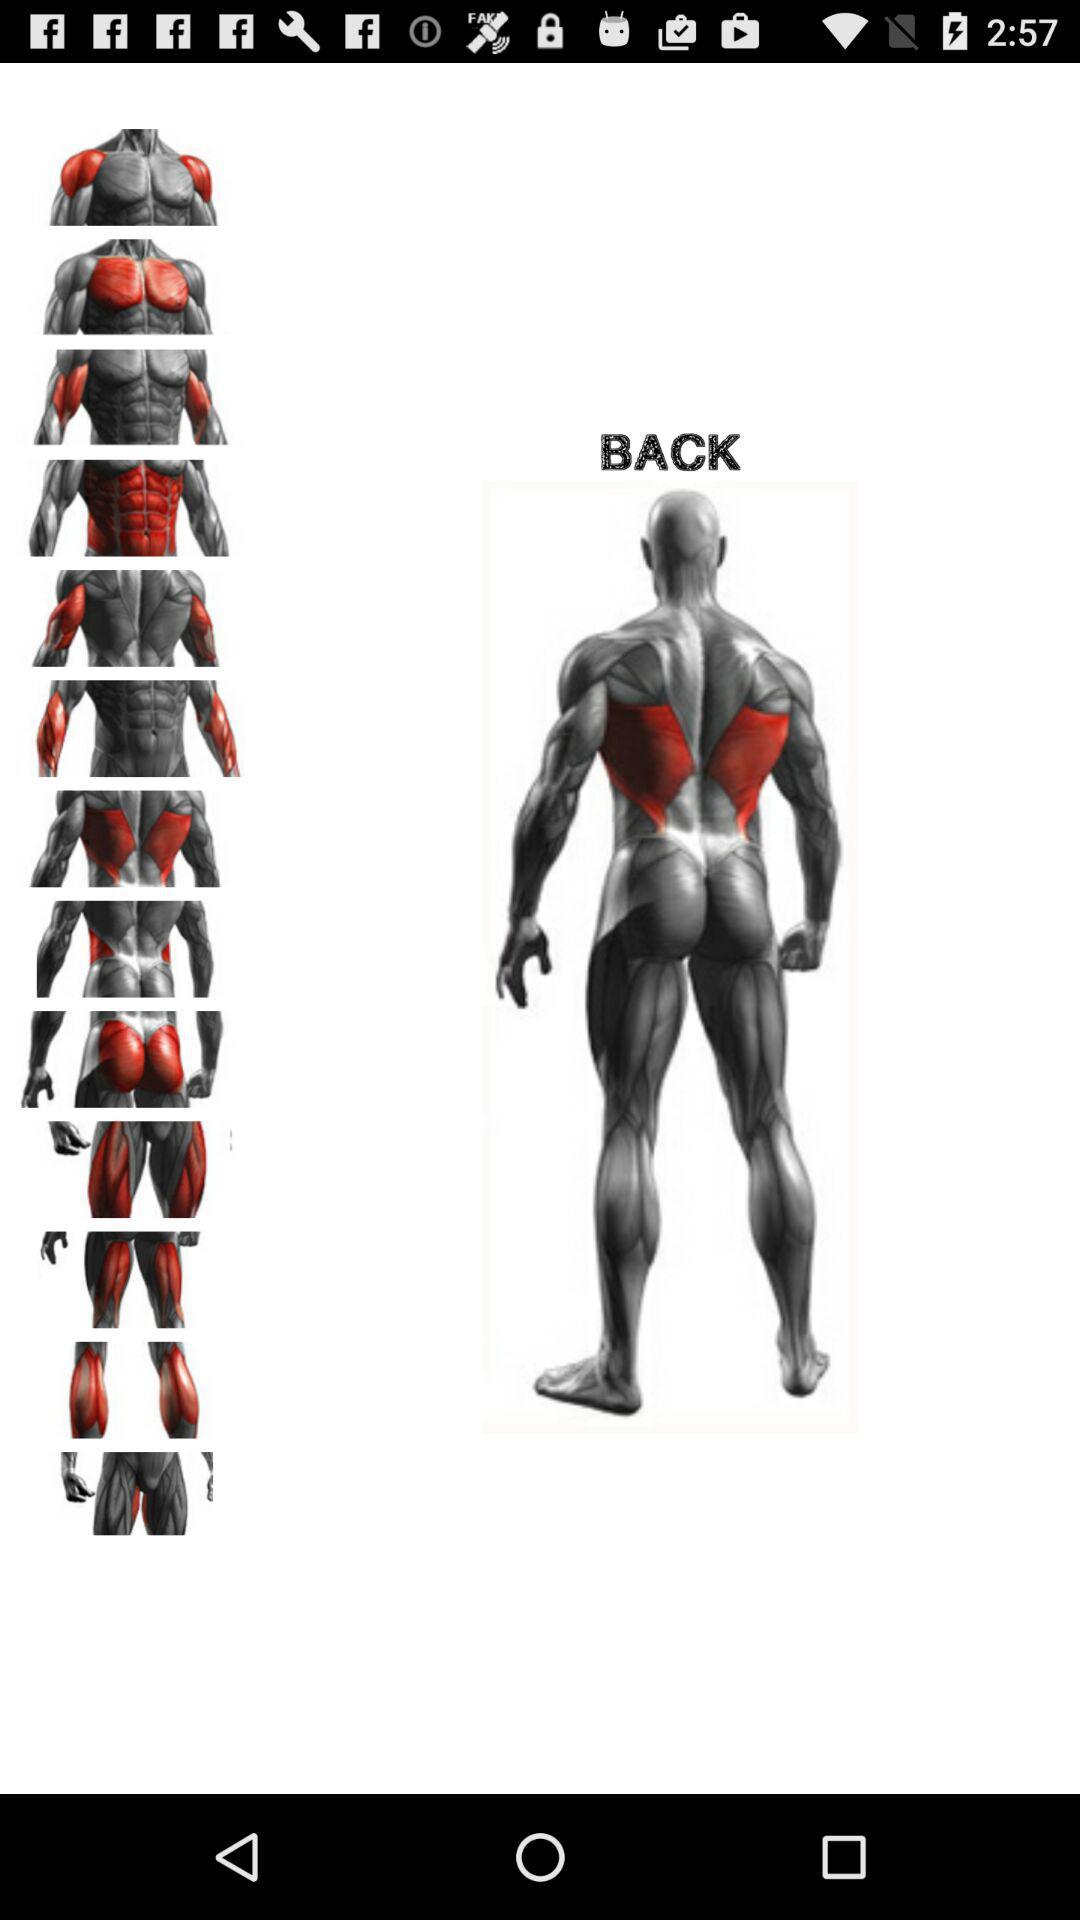 The image size is (1080, 1920). I want to click on of an animated human with lungs that are flasing also red points, so click(131, 832).